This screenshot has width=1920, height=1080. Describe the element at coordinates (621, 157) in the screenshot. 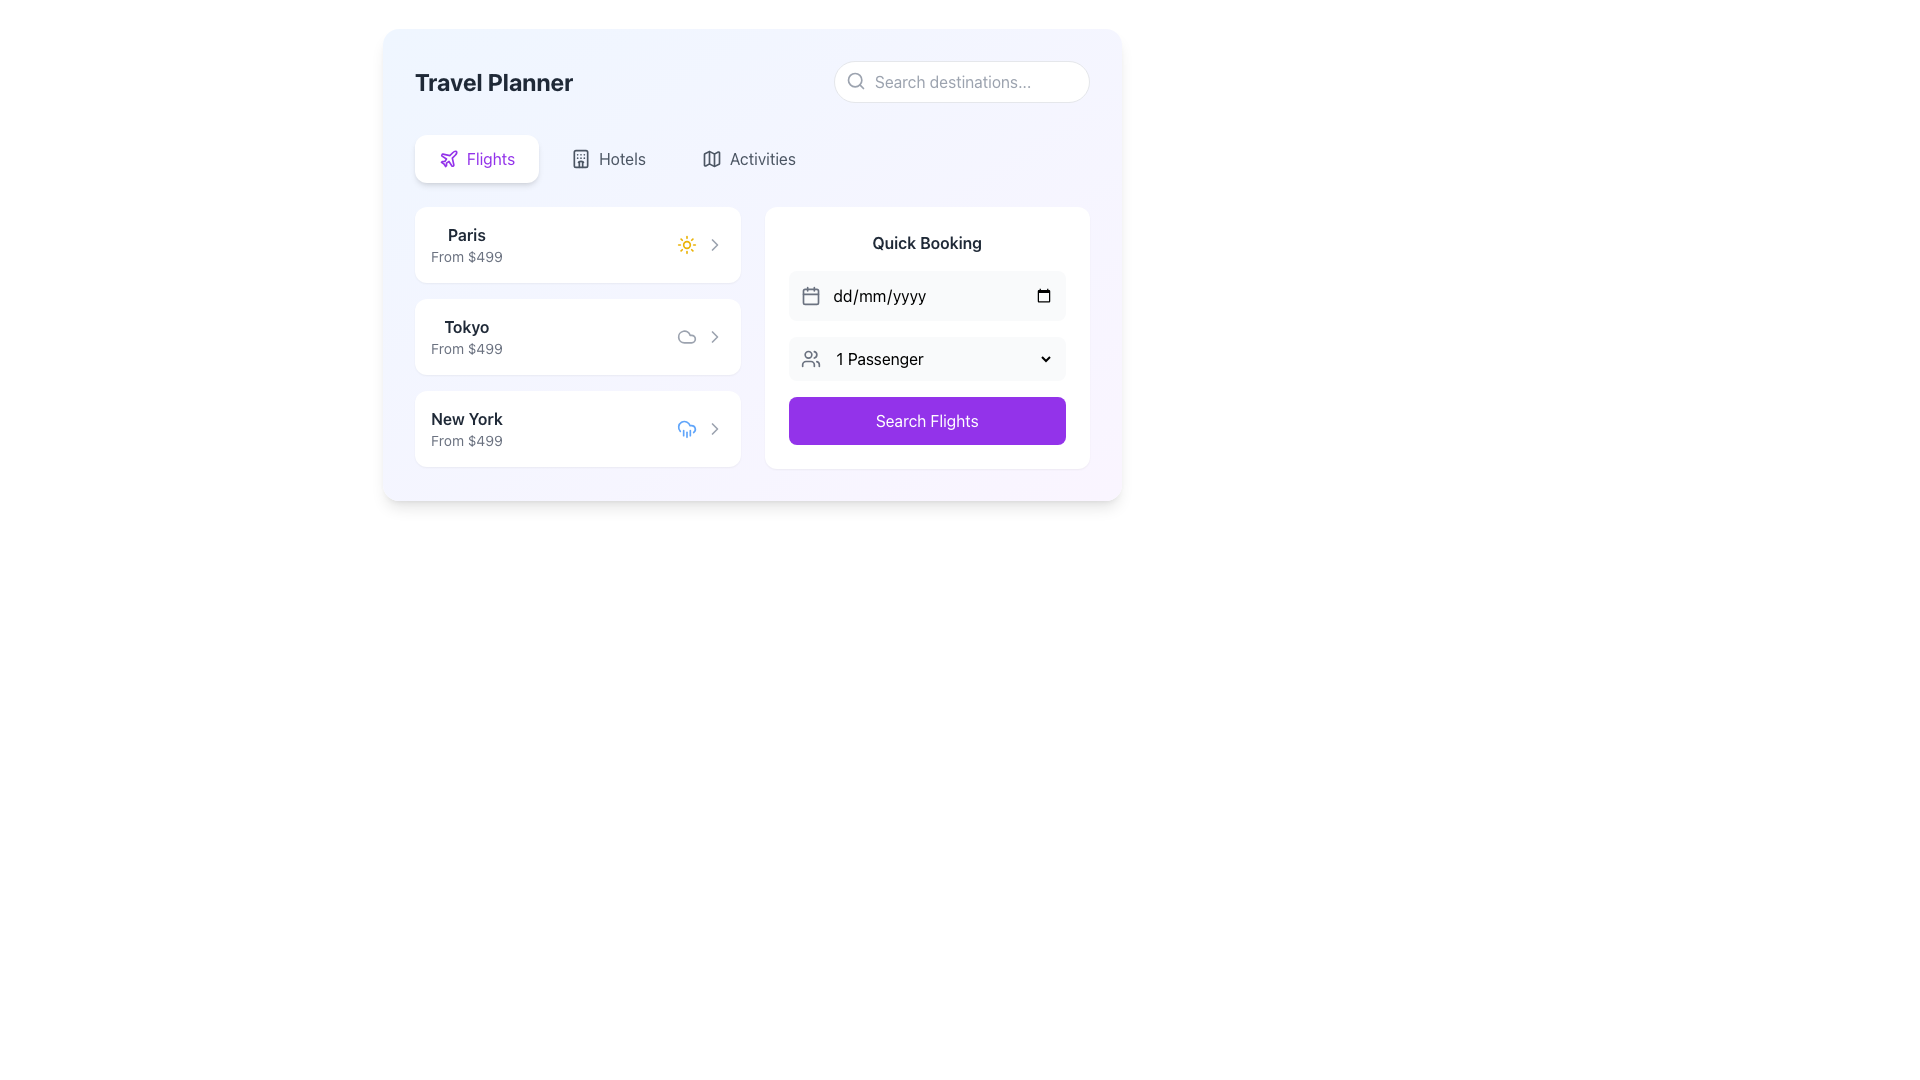

I see `the text label 'Hotels' in the navigation bar` at that location.